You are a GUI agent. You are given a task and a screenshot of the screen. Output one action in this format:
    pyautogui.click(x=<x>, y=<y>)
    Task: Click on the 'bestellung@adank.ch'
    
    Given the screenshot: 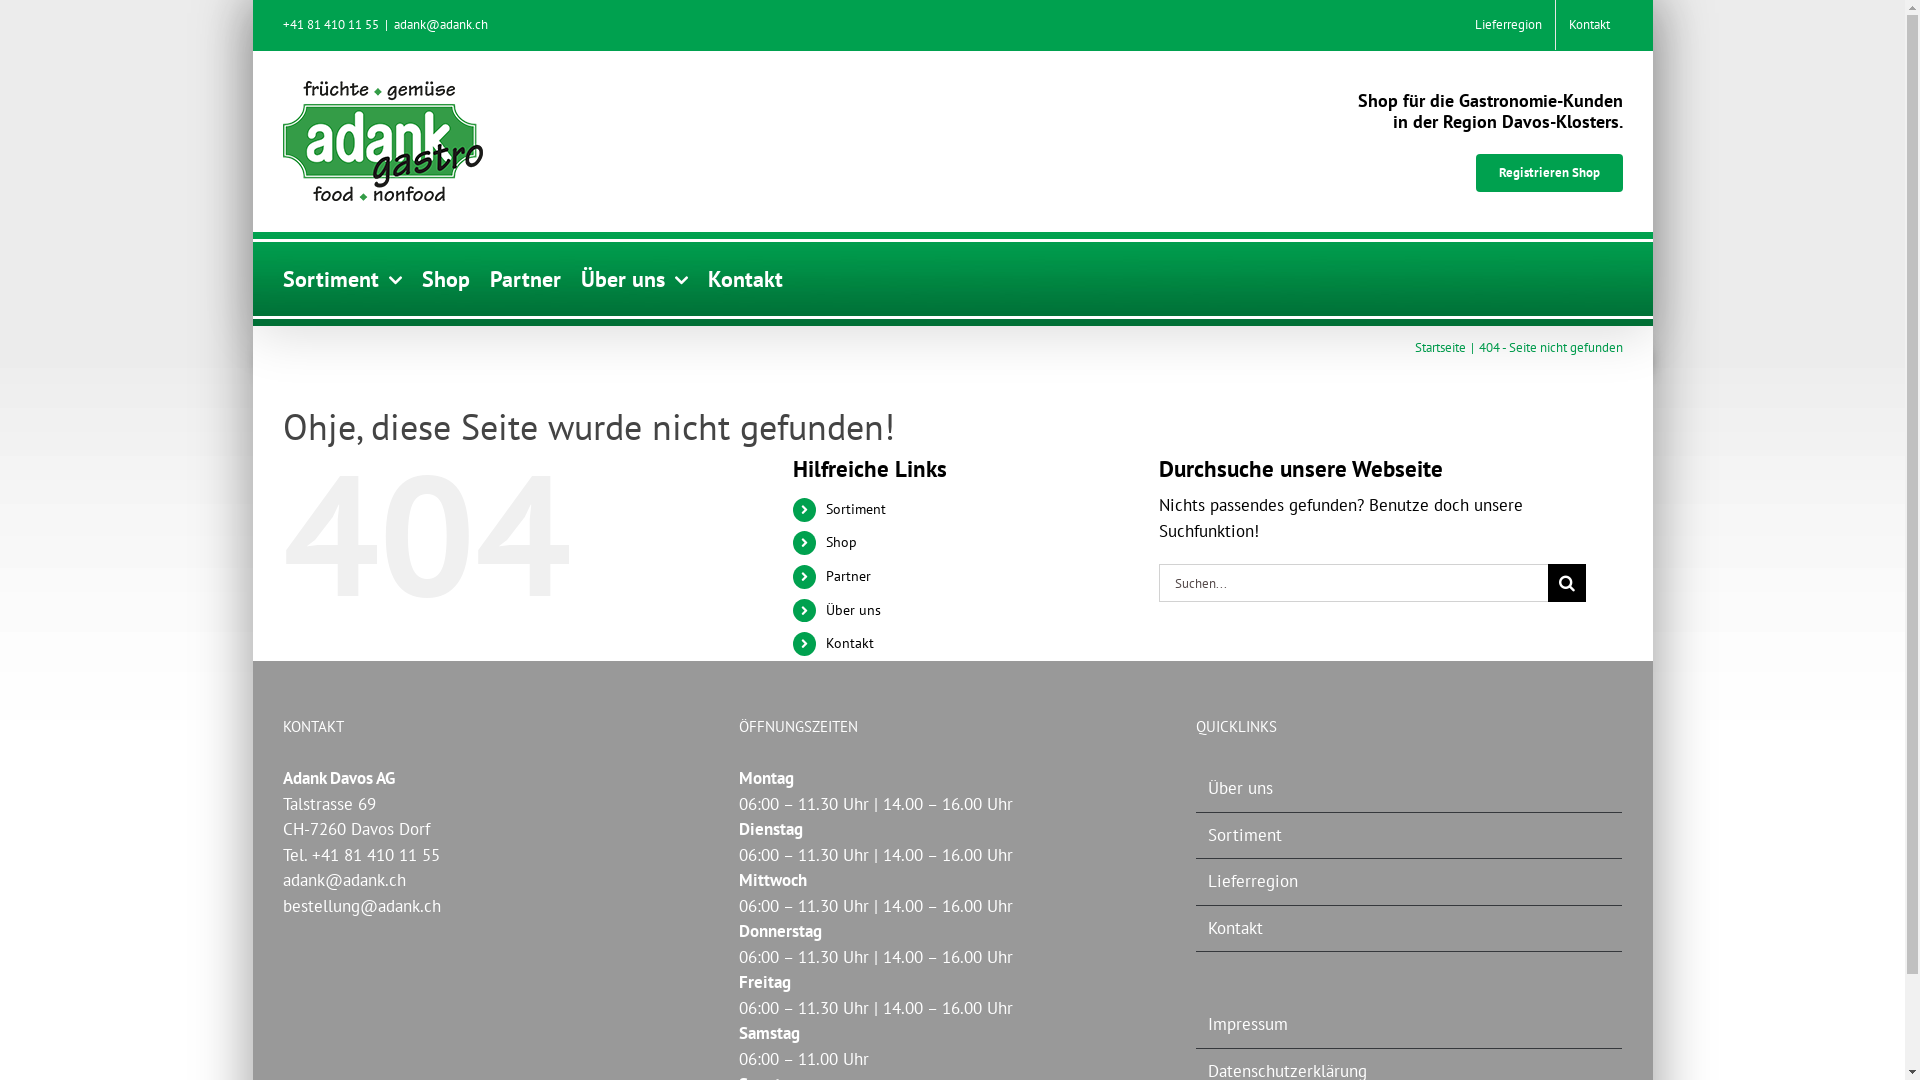 What is the action you would take?
    pyautogui.click(x=360, y=906)
    